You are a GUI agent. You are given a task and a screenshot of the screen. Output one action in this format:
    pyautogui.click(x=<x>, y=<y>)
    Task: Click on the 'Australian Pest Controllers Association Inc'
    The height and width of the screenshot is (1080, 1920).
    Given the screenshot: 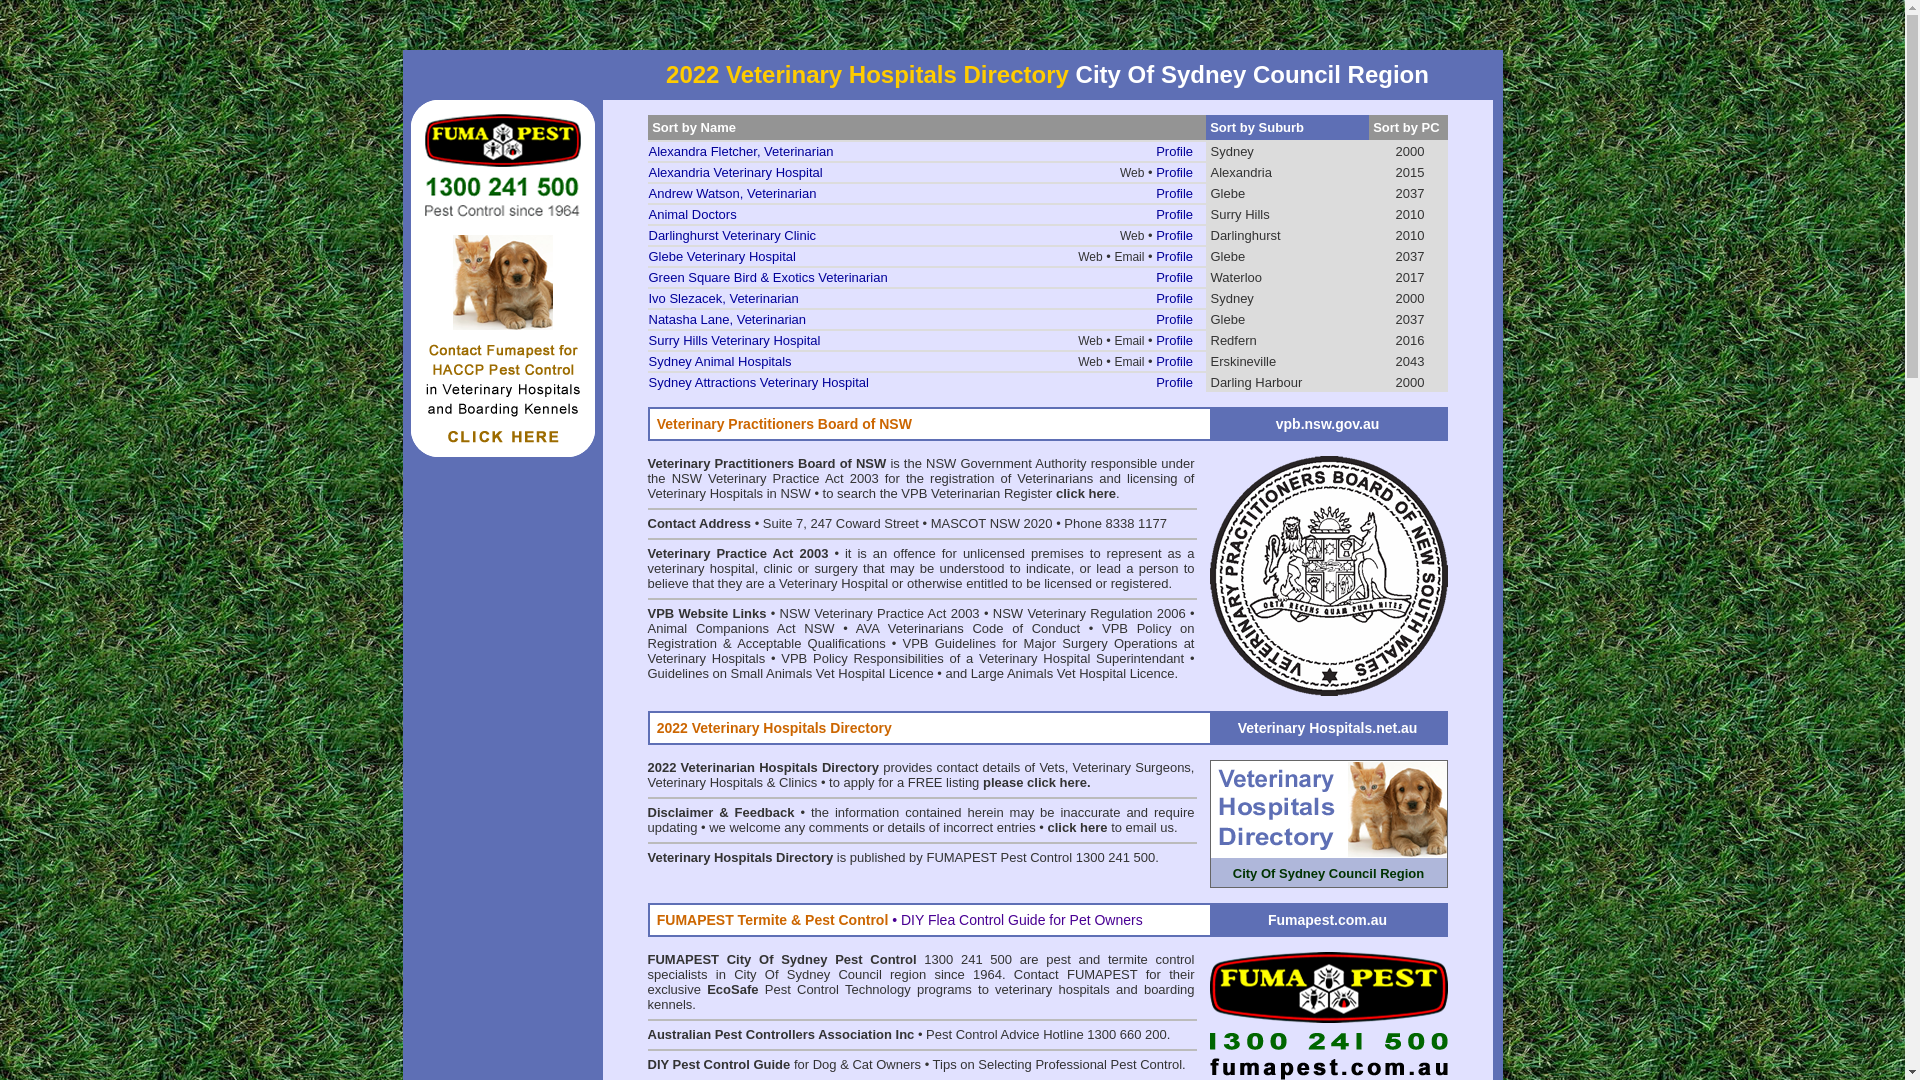 What is the action you would take?
    pyautogui.click(x=648, y=1034)
    